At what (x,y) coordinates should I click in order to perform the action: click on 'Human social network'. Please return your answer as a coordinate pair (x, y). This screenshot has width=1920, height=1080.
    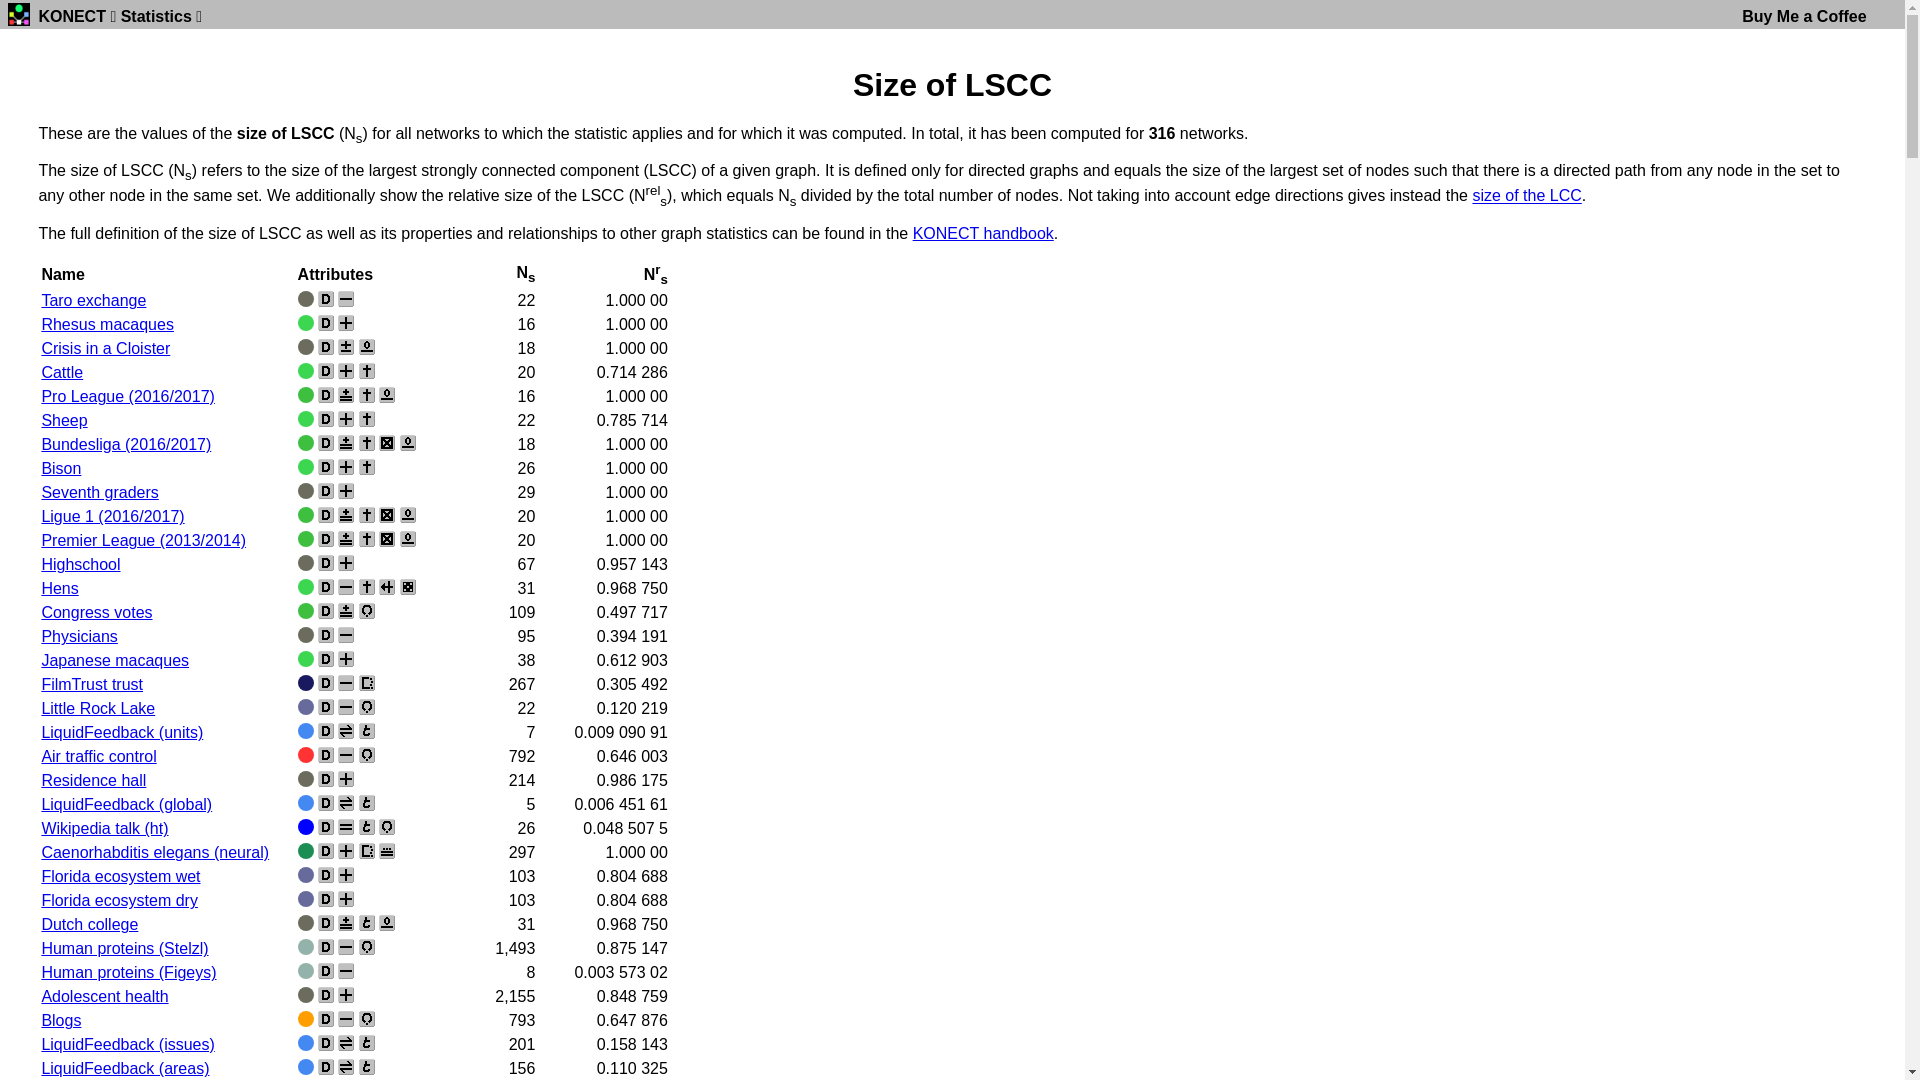
    Looking at the image, I should click on (305, 563).